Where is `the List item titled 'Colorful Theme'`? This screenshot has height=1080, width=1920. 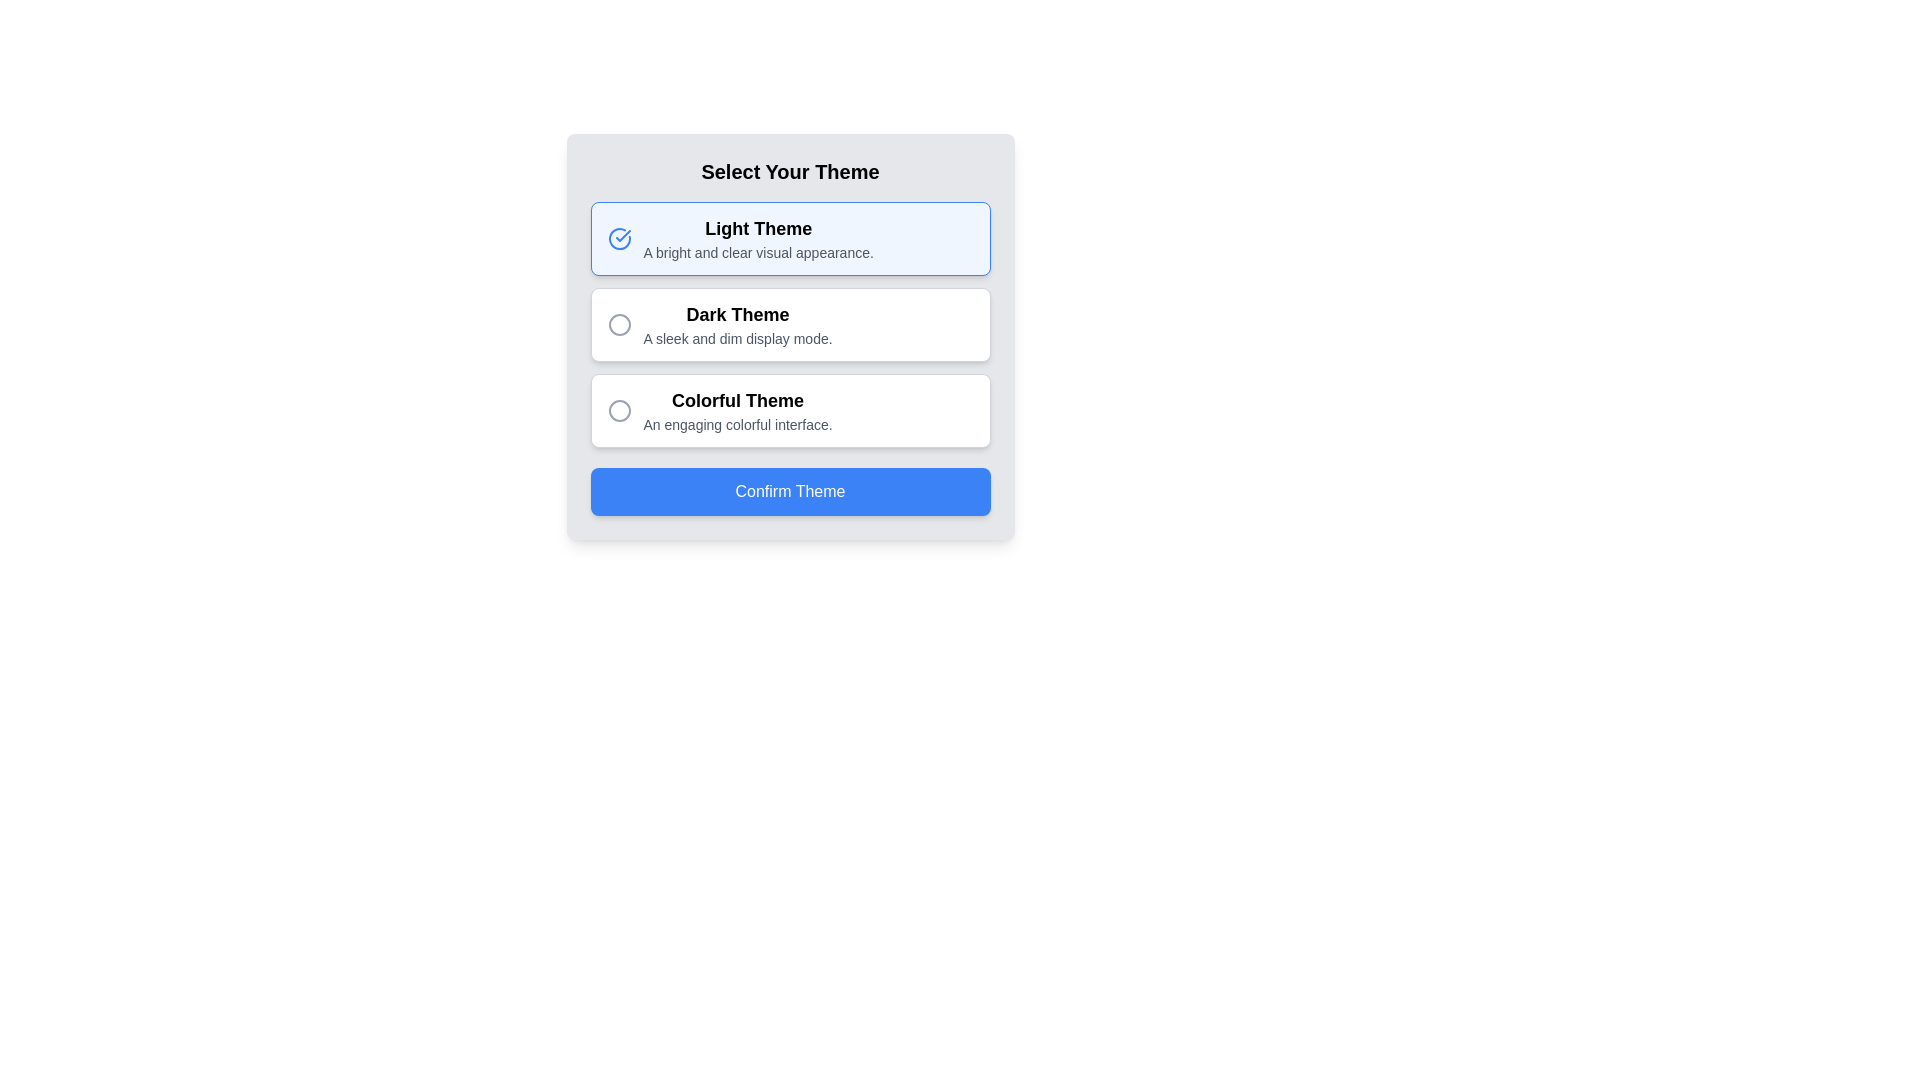 the List item titled 'Colorful Theme' is located at coordinates (737, 410).